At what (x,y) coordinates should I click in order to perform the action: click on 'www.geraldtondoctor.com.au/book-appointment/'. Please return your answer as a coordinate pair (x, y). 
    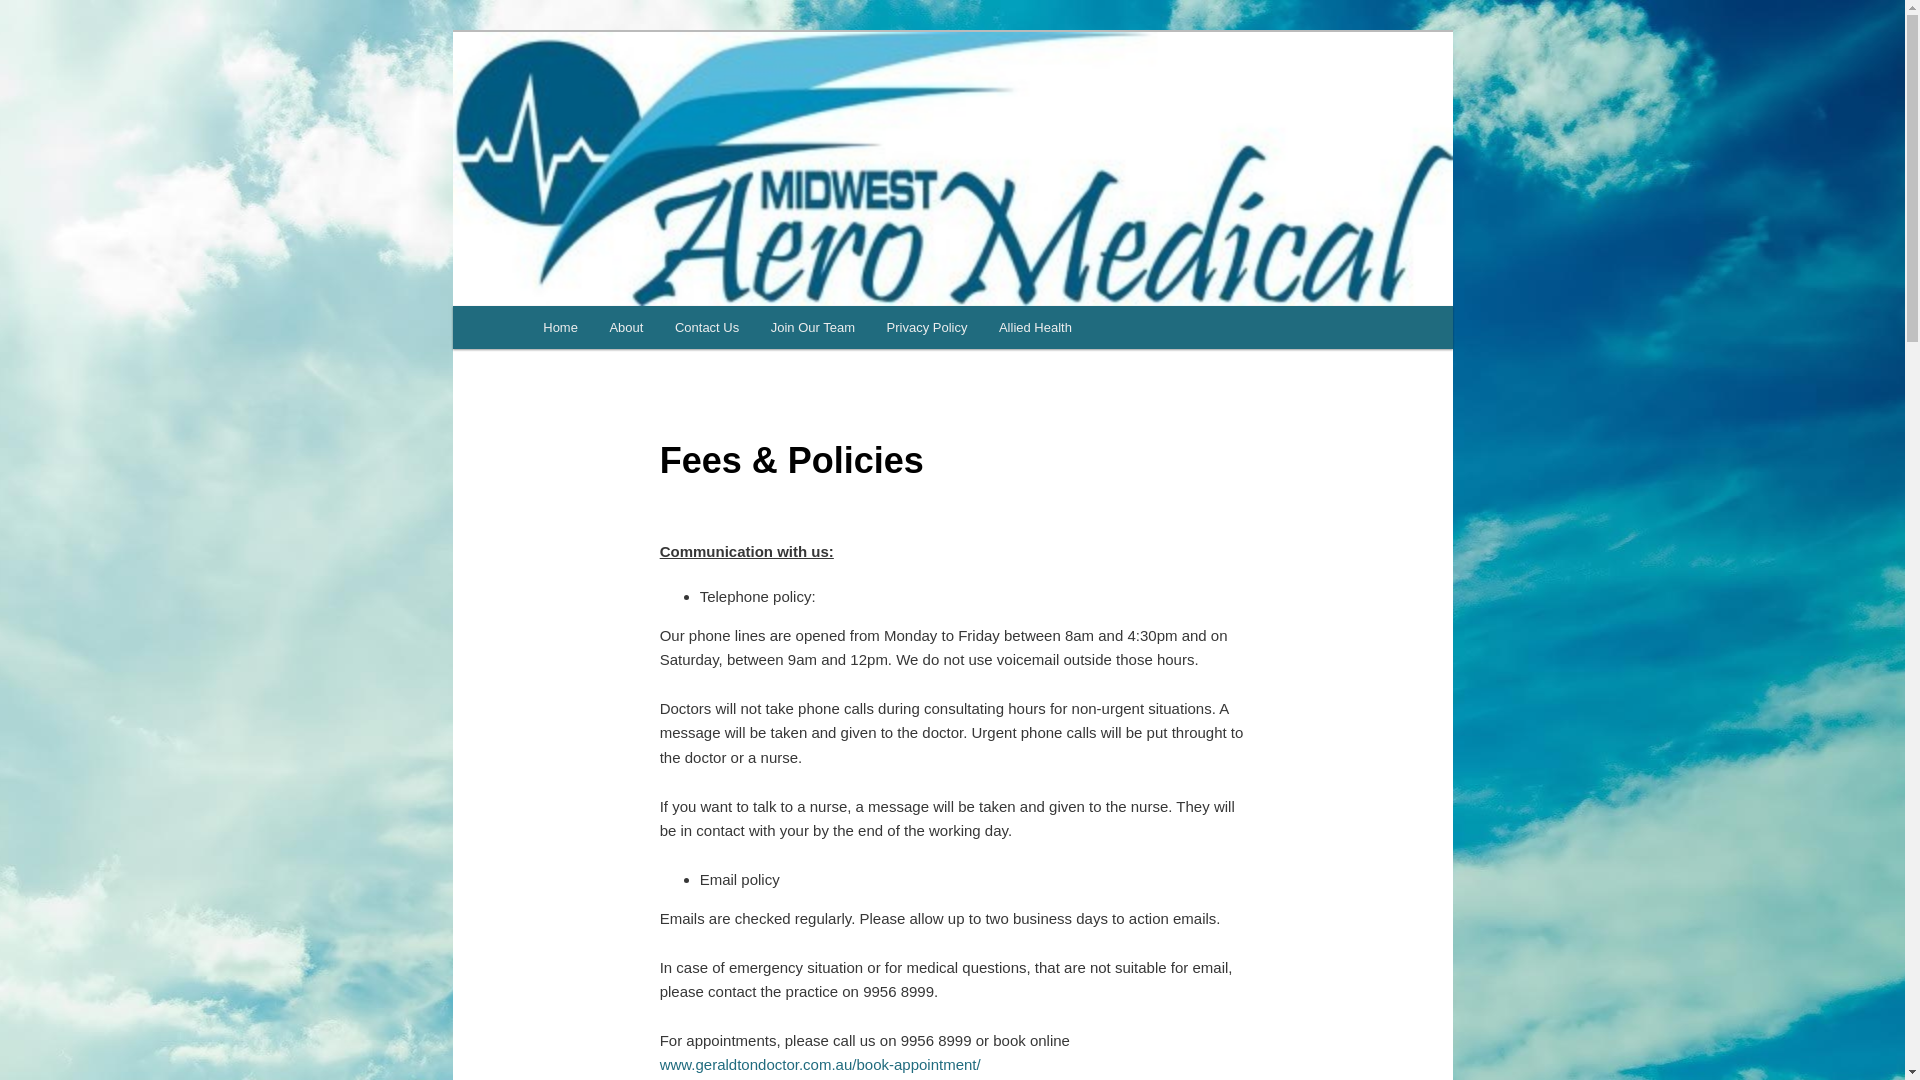
    Looking at the image, I should click on (820, 1063).